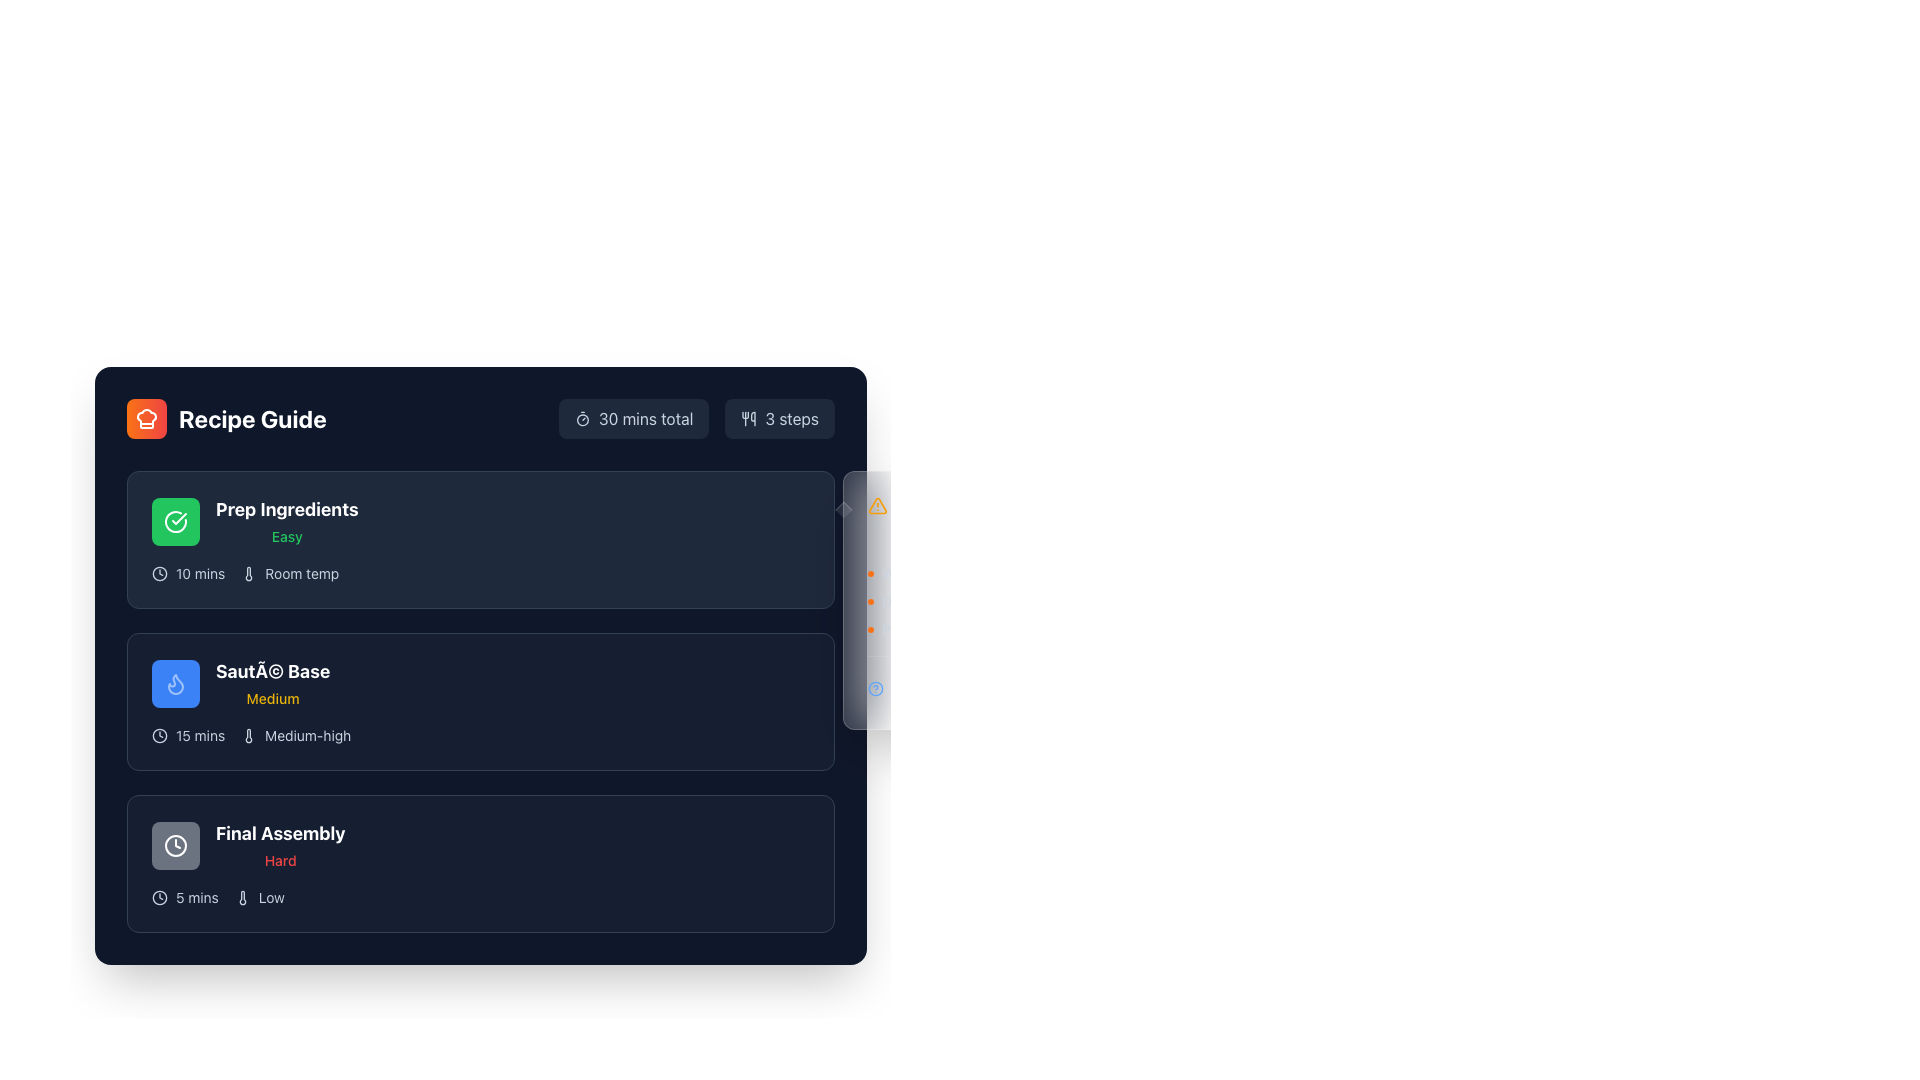 The image size is (1920, 1080). What do you see at coordinates (878, 504) in the screenshot?
I see `the triangular alert icon with a bright amber border, located in the mid-upper section of the visible sidebar, near the vertical scroll region` at bounding box center [878, 504].